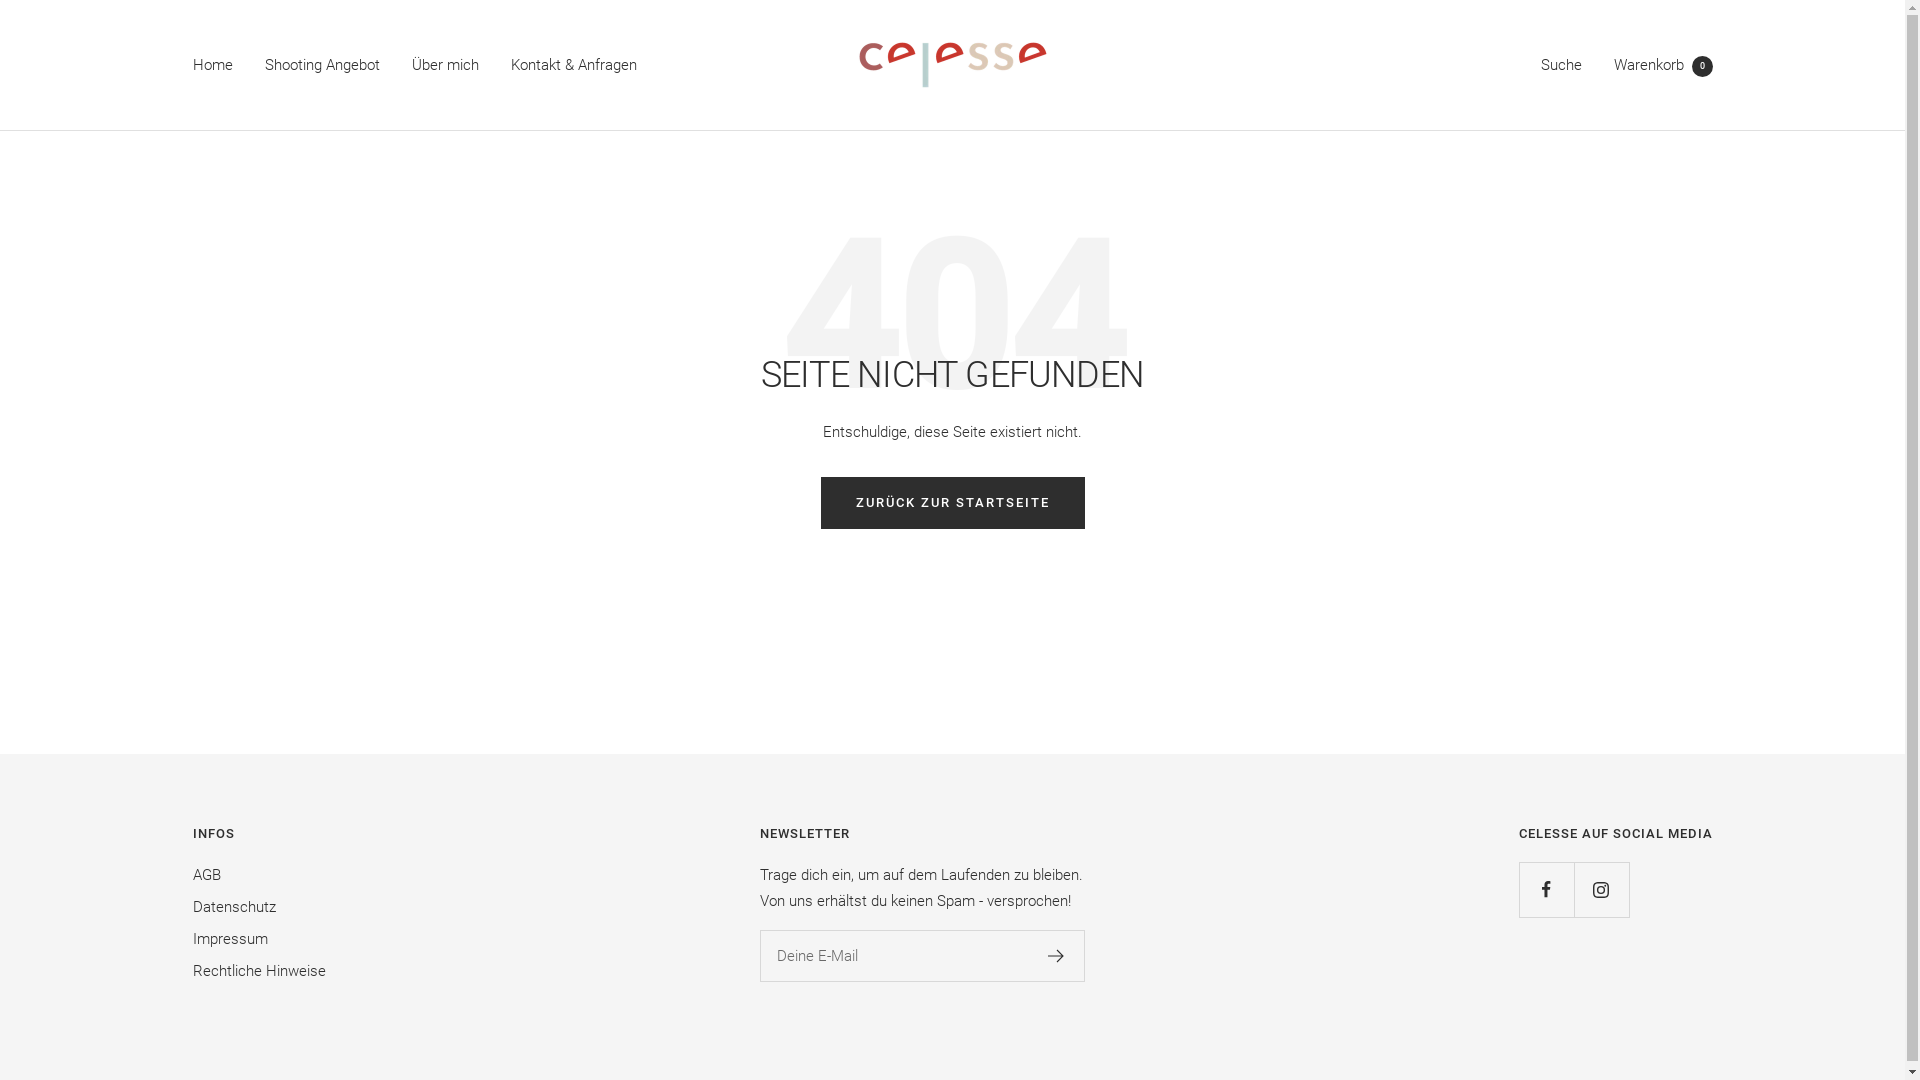  Describe the element at coordinates (571, 64) in the screenshot. I see `'Kontakt & Anfragen'` at that location.